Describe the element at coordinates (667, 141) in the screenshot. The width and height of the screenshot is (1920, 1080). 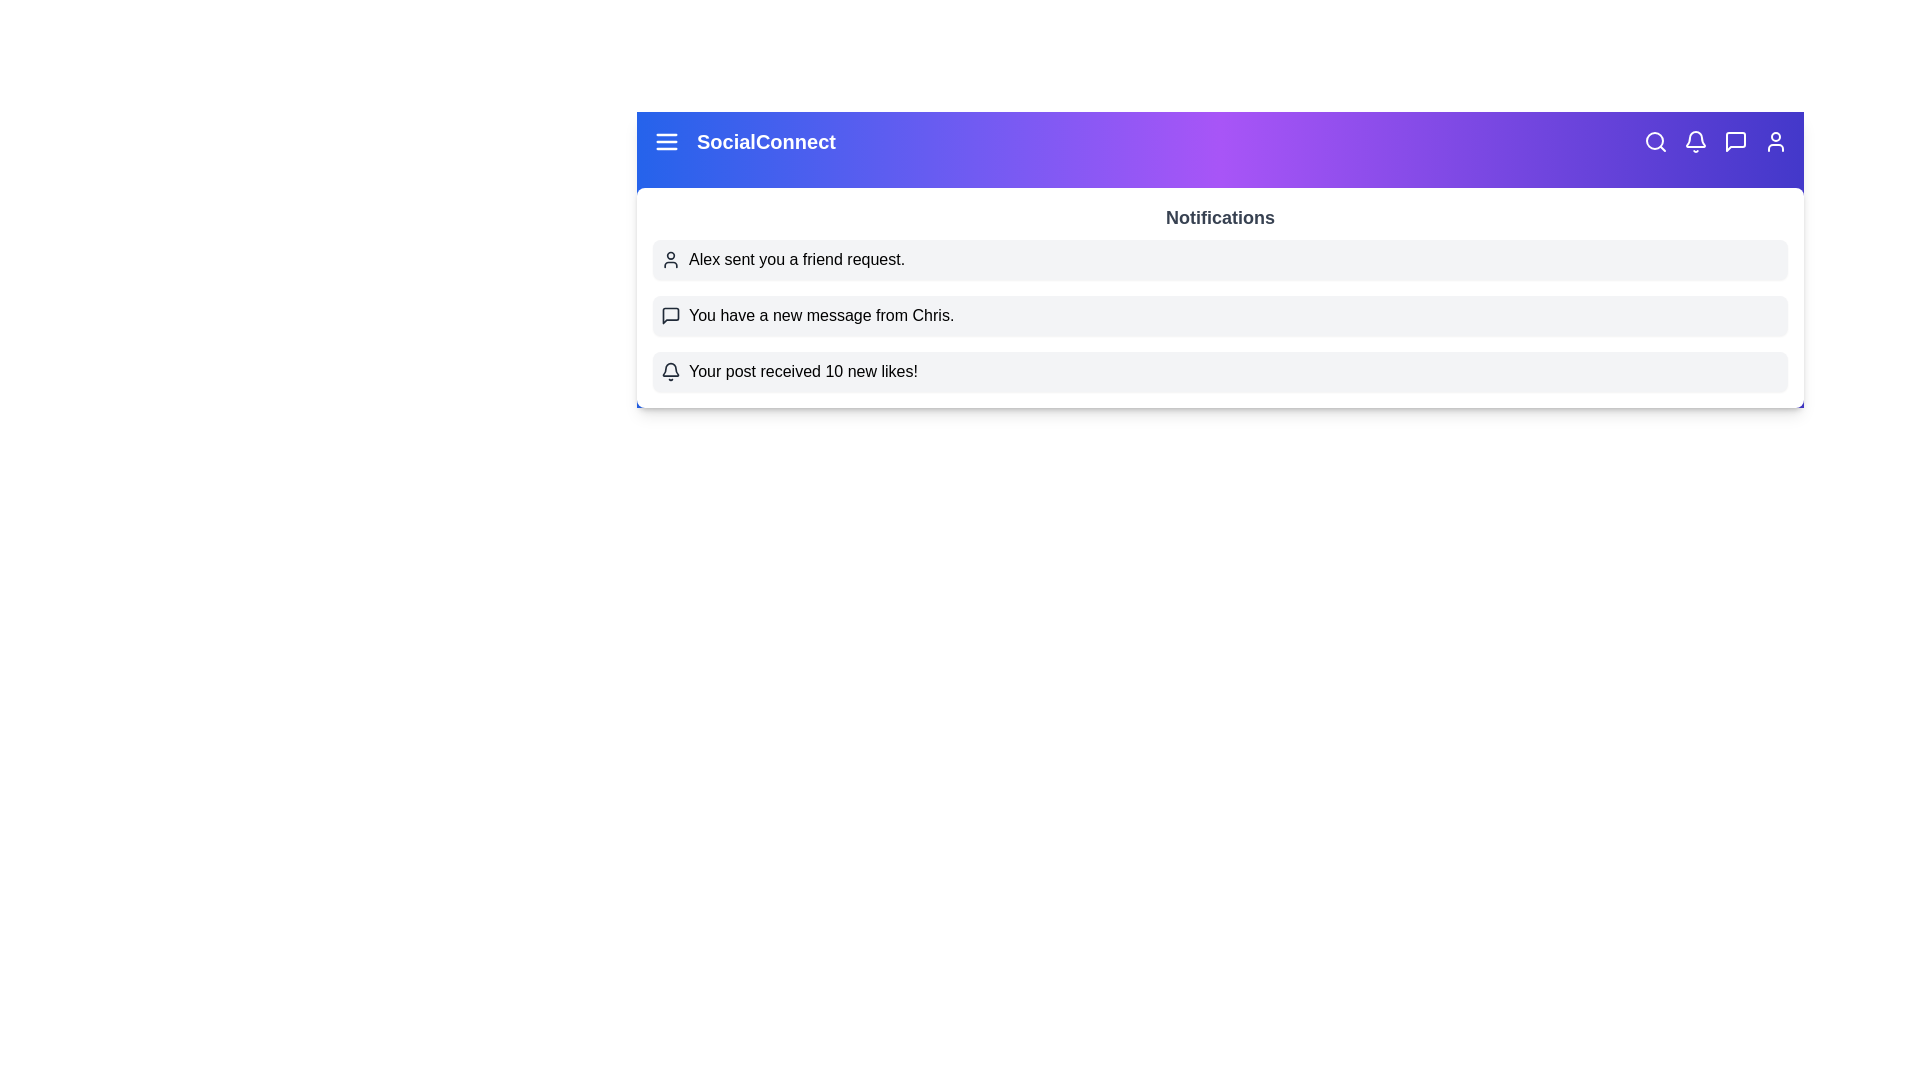
I see `the menu icon to toggle the menu` at that location.